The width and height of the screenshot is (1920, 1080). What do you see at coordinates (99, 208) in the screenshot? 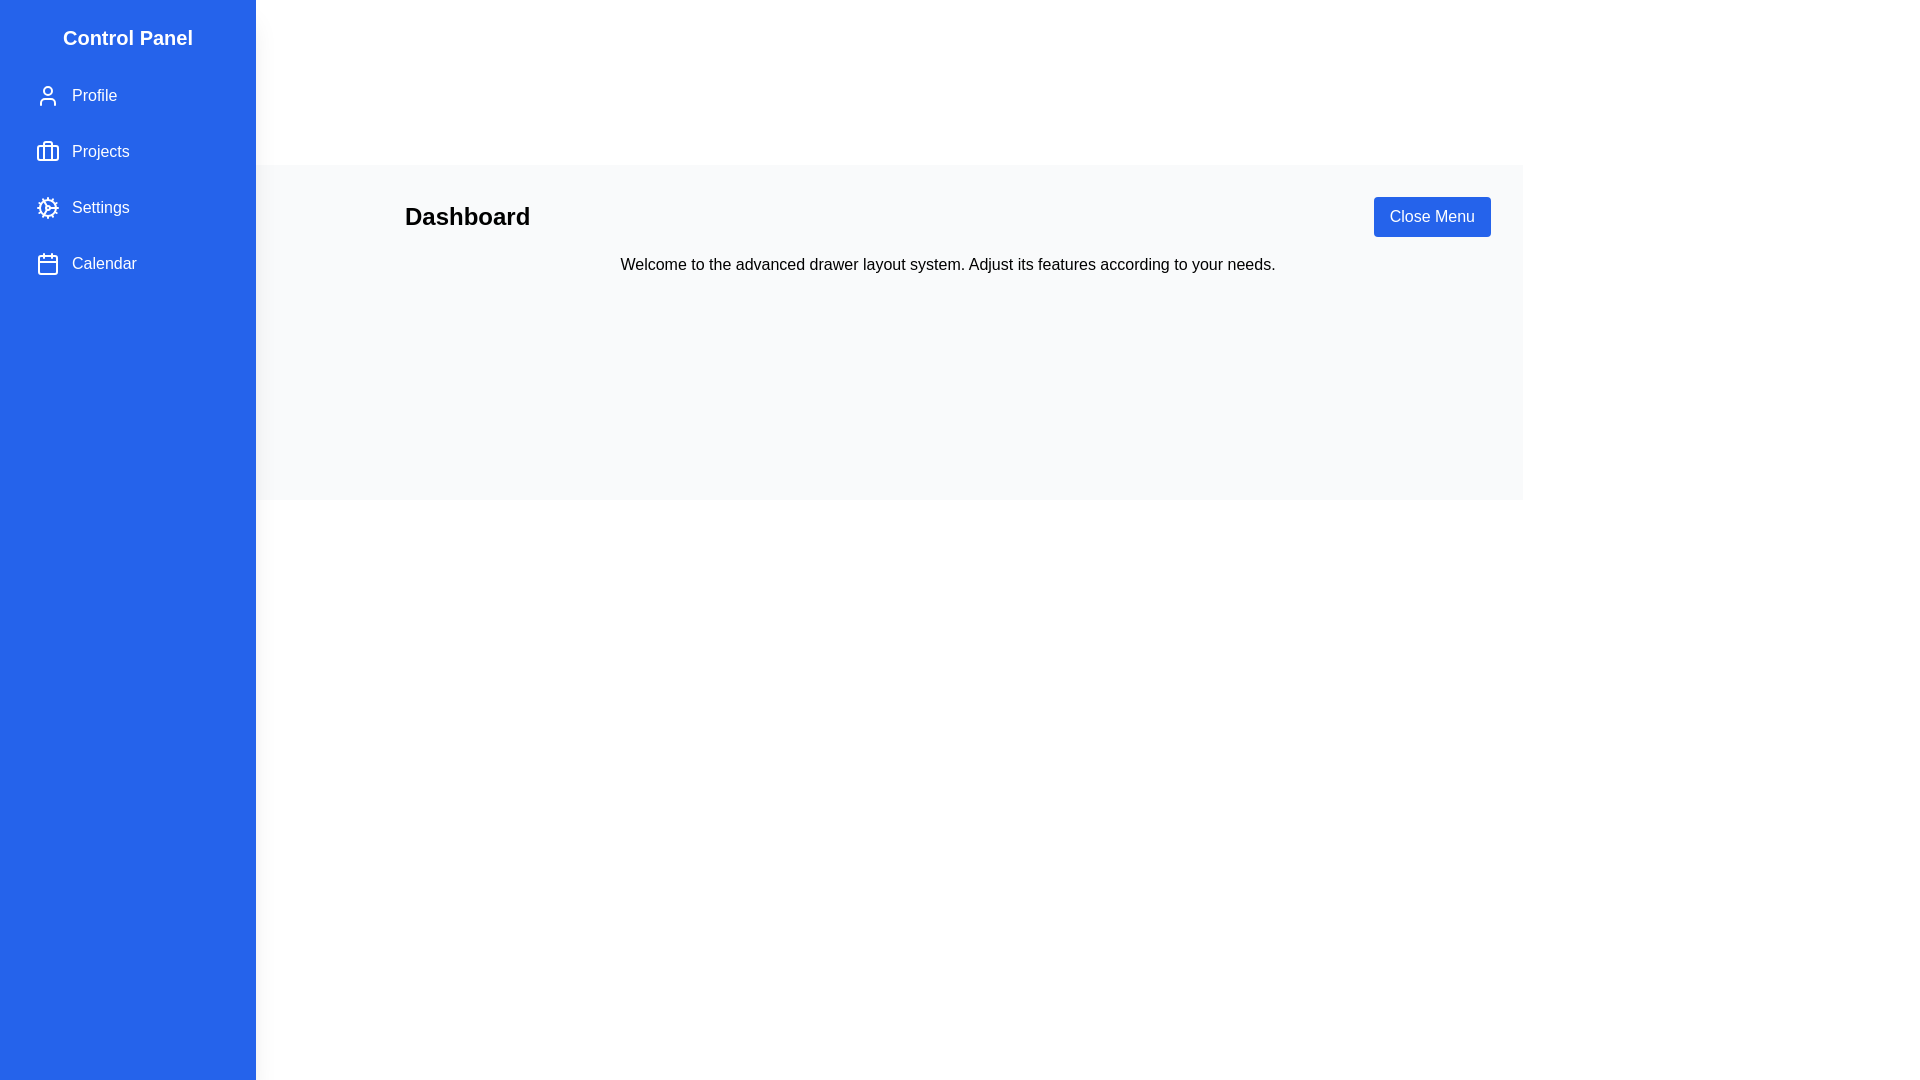
I see `the 'Settings' text label in the menu button located in the left vertical navigation bar` at bounding box center [99, 208].